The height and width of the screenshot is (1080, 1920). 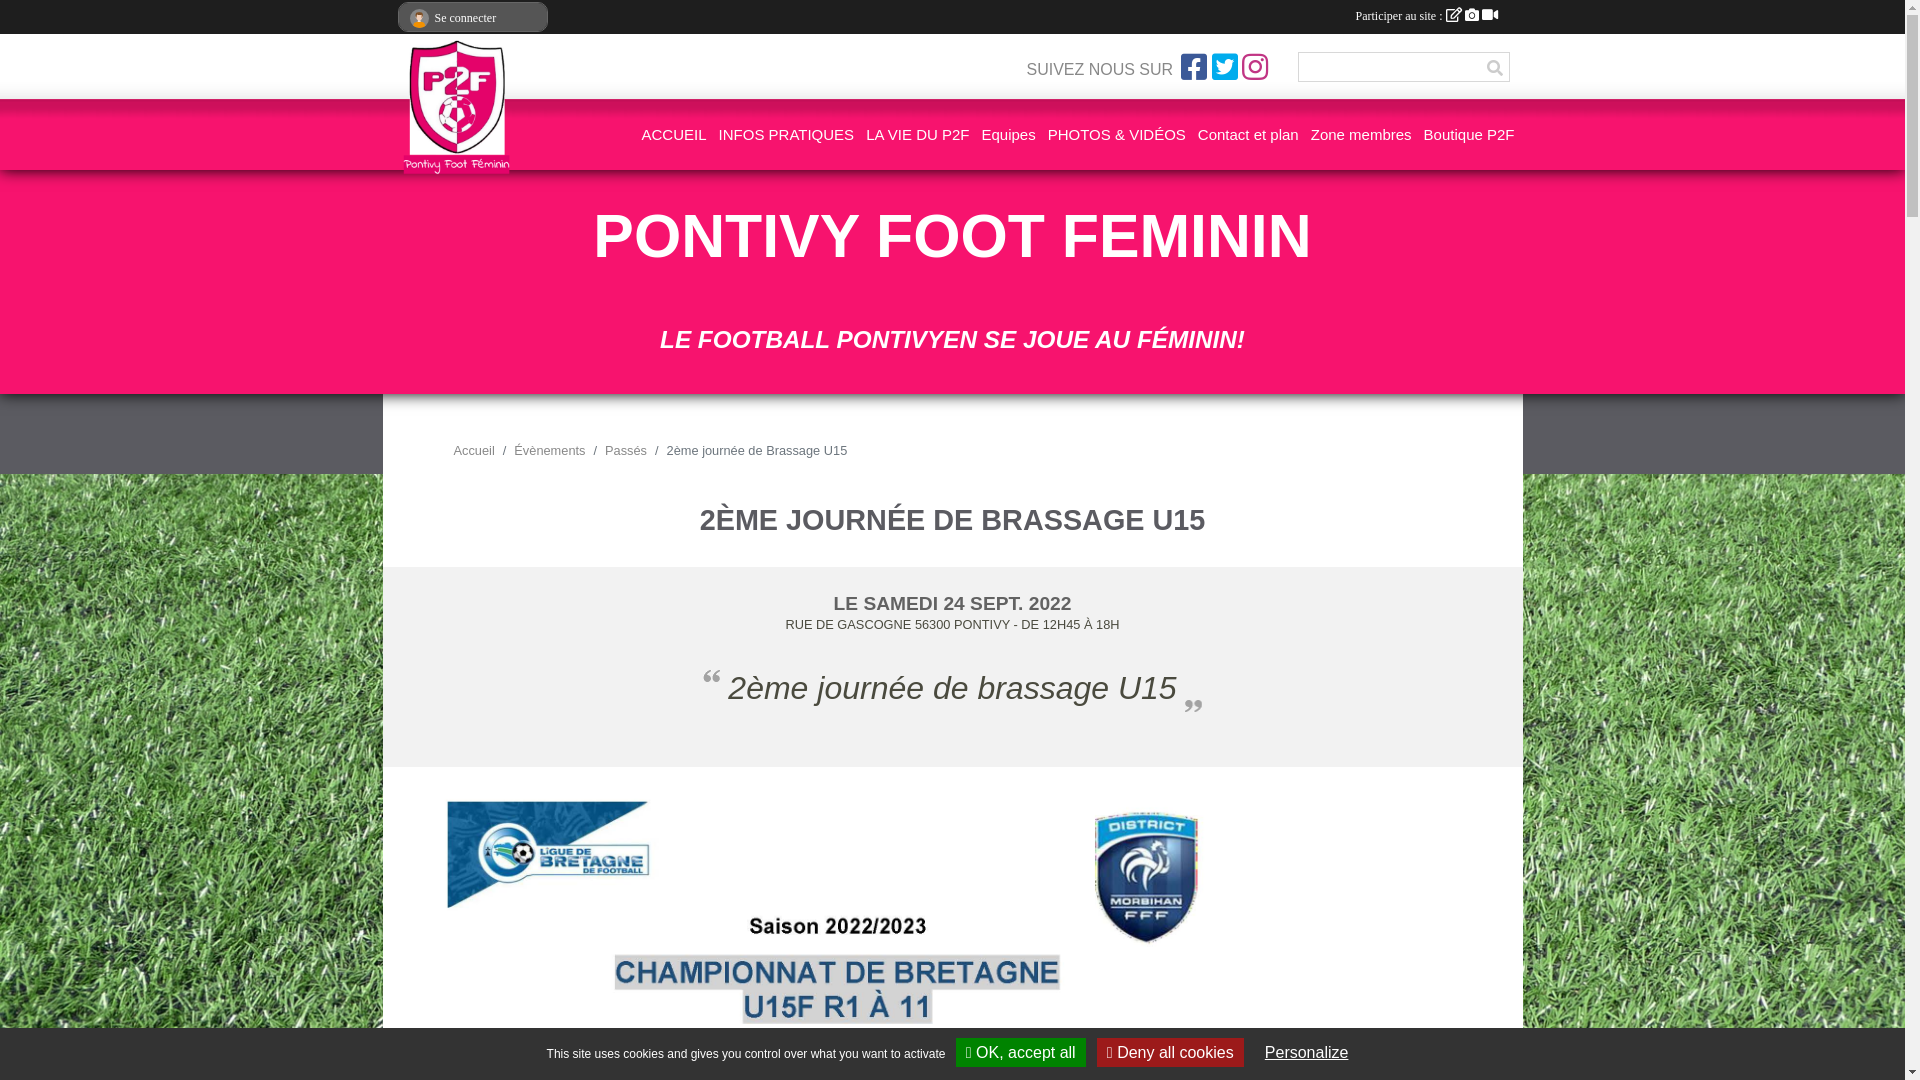 What do you see at coordinates (398, 18) in the screenshot?
I see `'Se connecter'` at bounding box center [398, 18].